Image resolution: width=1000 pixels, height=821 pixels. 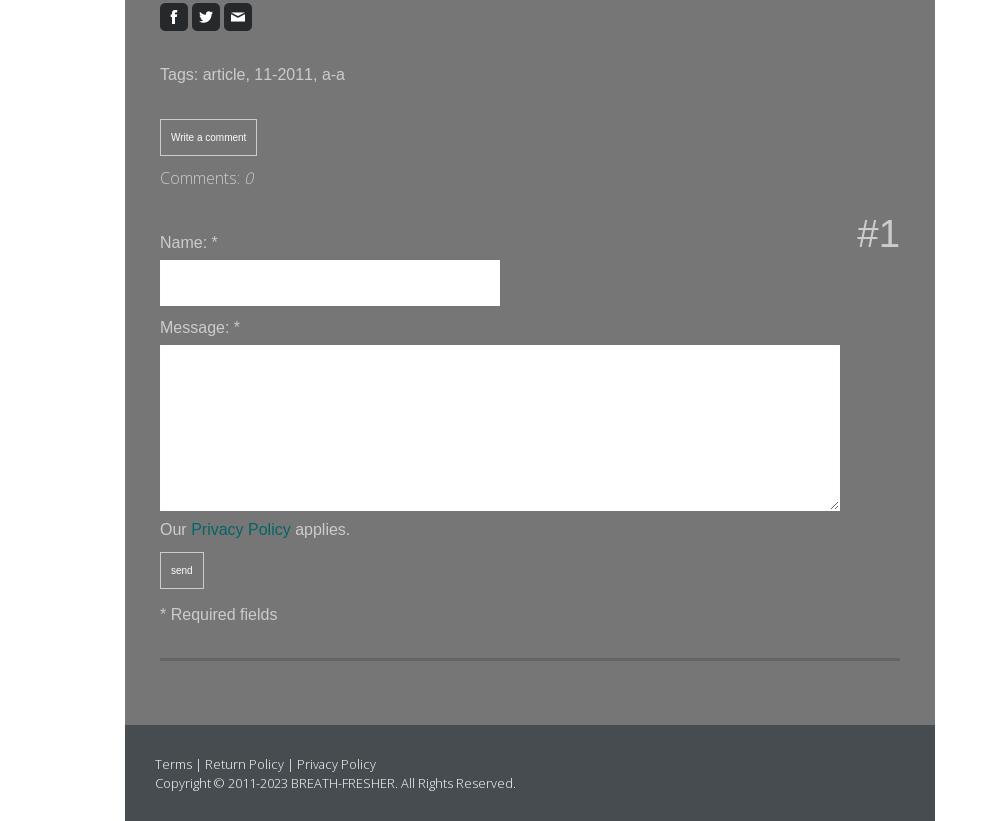 What do you see at coordinates (247, 177) in the screenshot?
I see `'0'` at bounding box center [247, 177].